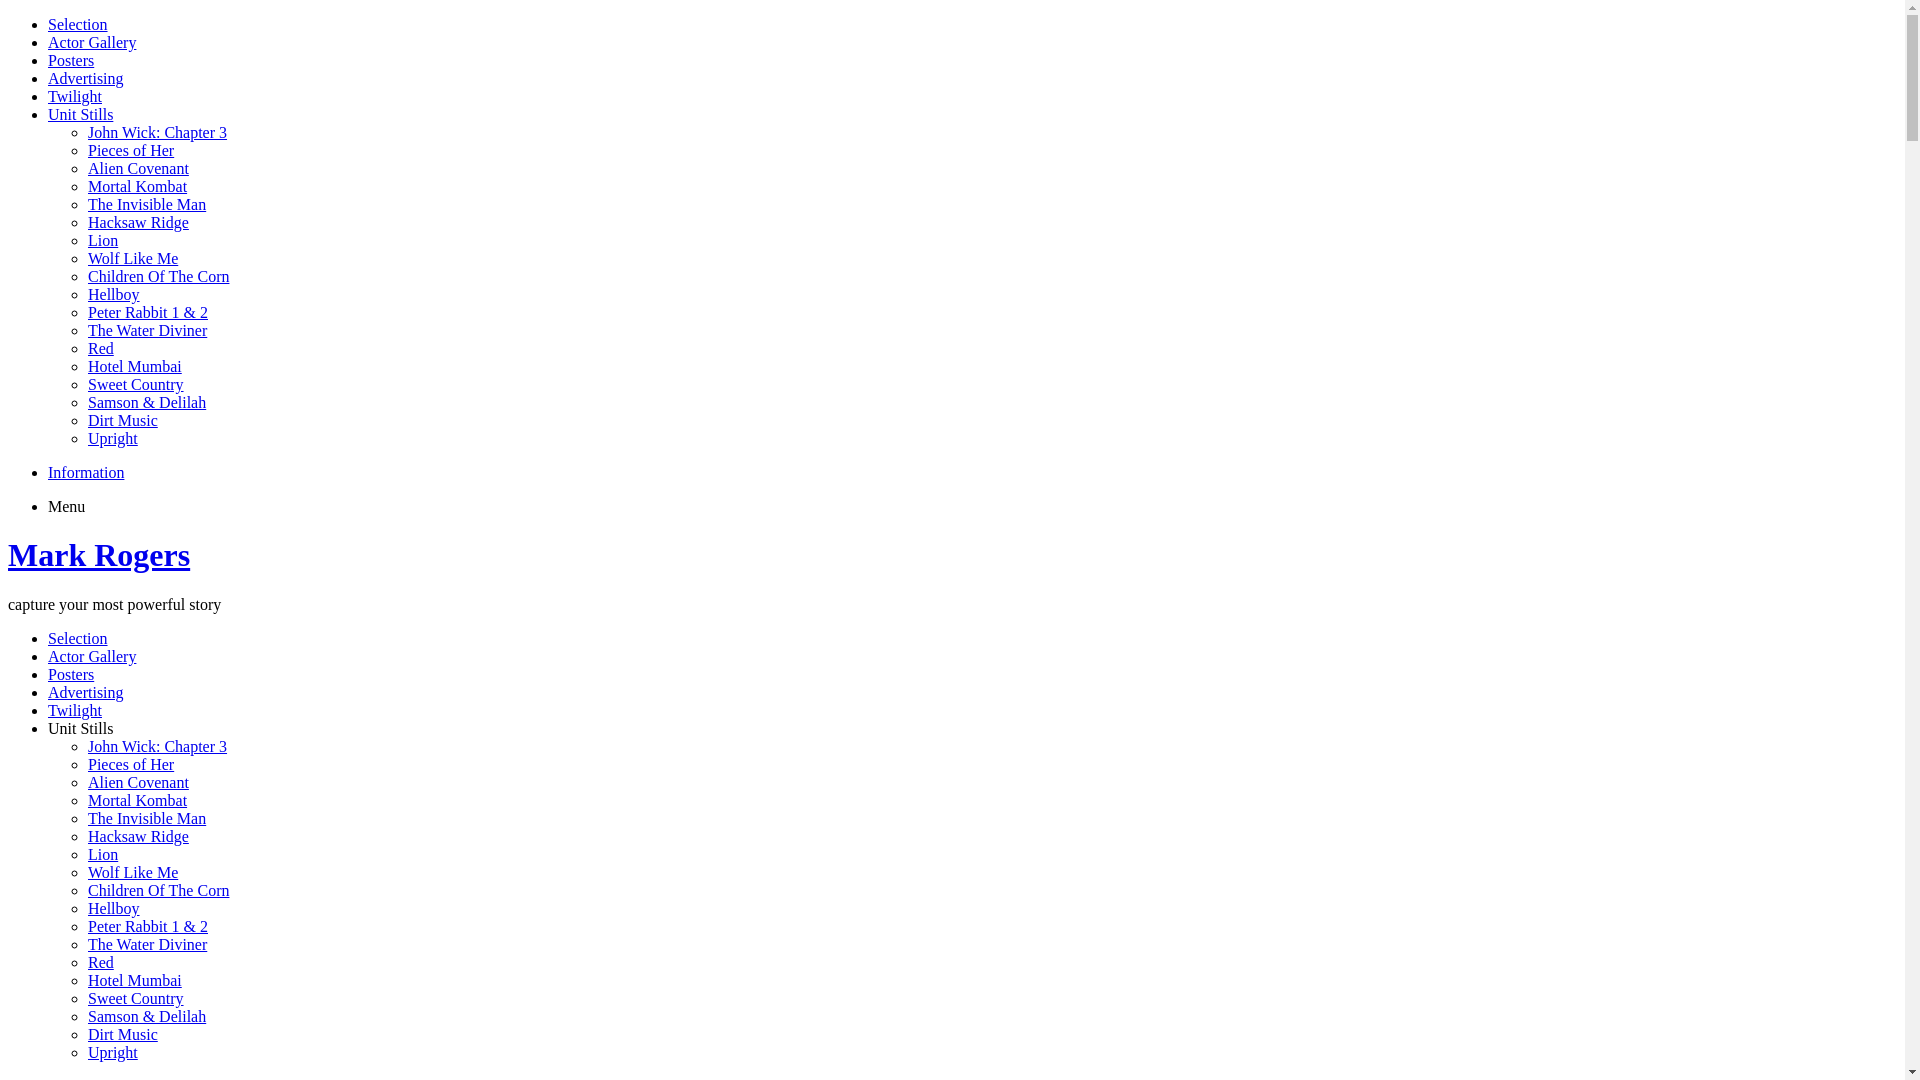 The height and width of the screenshot is (1080, 1920). I want to click on 'The Water Diviner', so click(146, 944).